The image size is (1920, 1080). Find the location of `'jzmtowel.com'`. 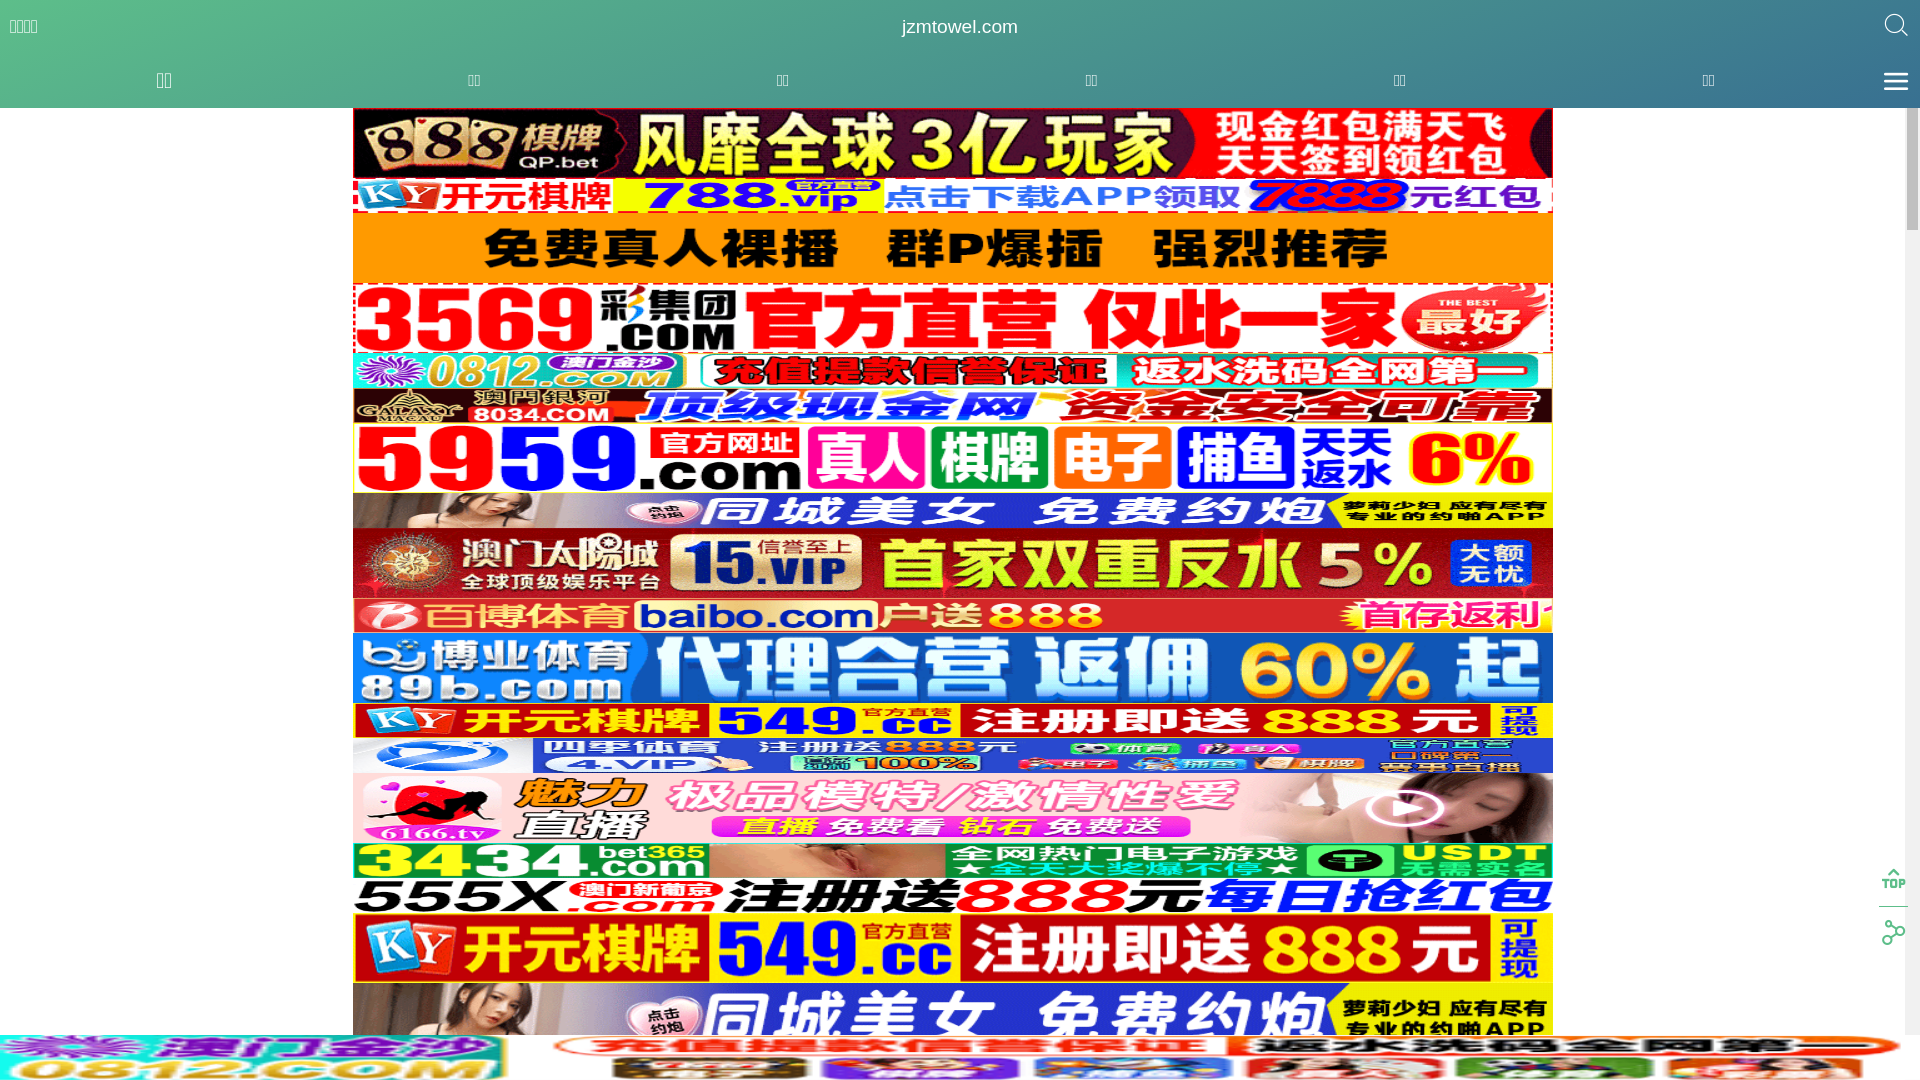

'jzmtowel.com' is located at coordinates (960, 27).